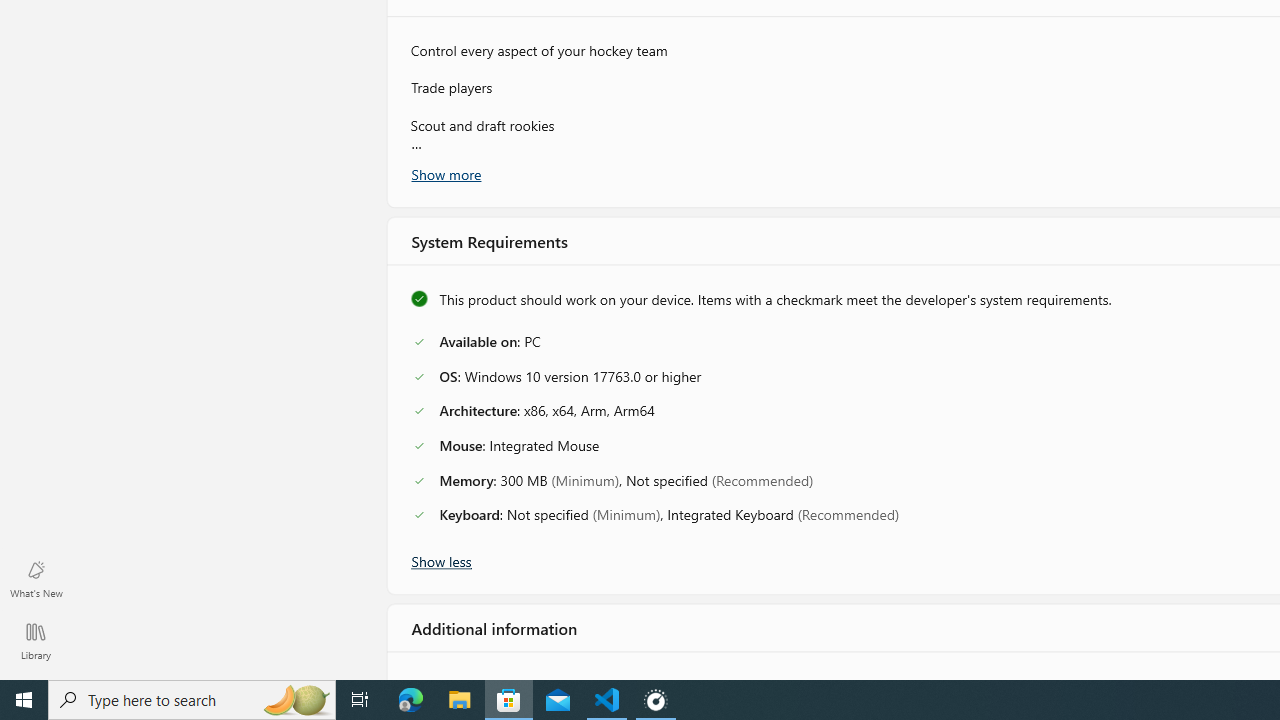  I want to click on 'Show less', so click(439, 559).